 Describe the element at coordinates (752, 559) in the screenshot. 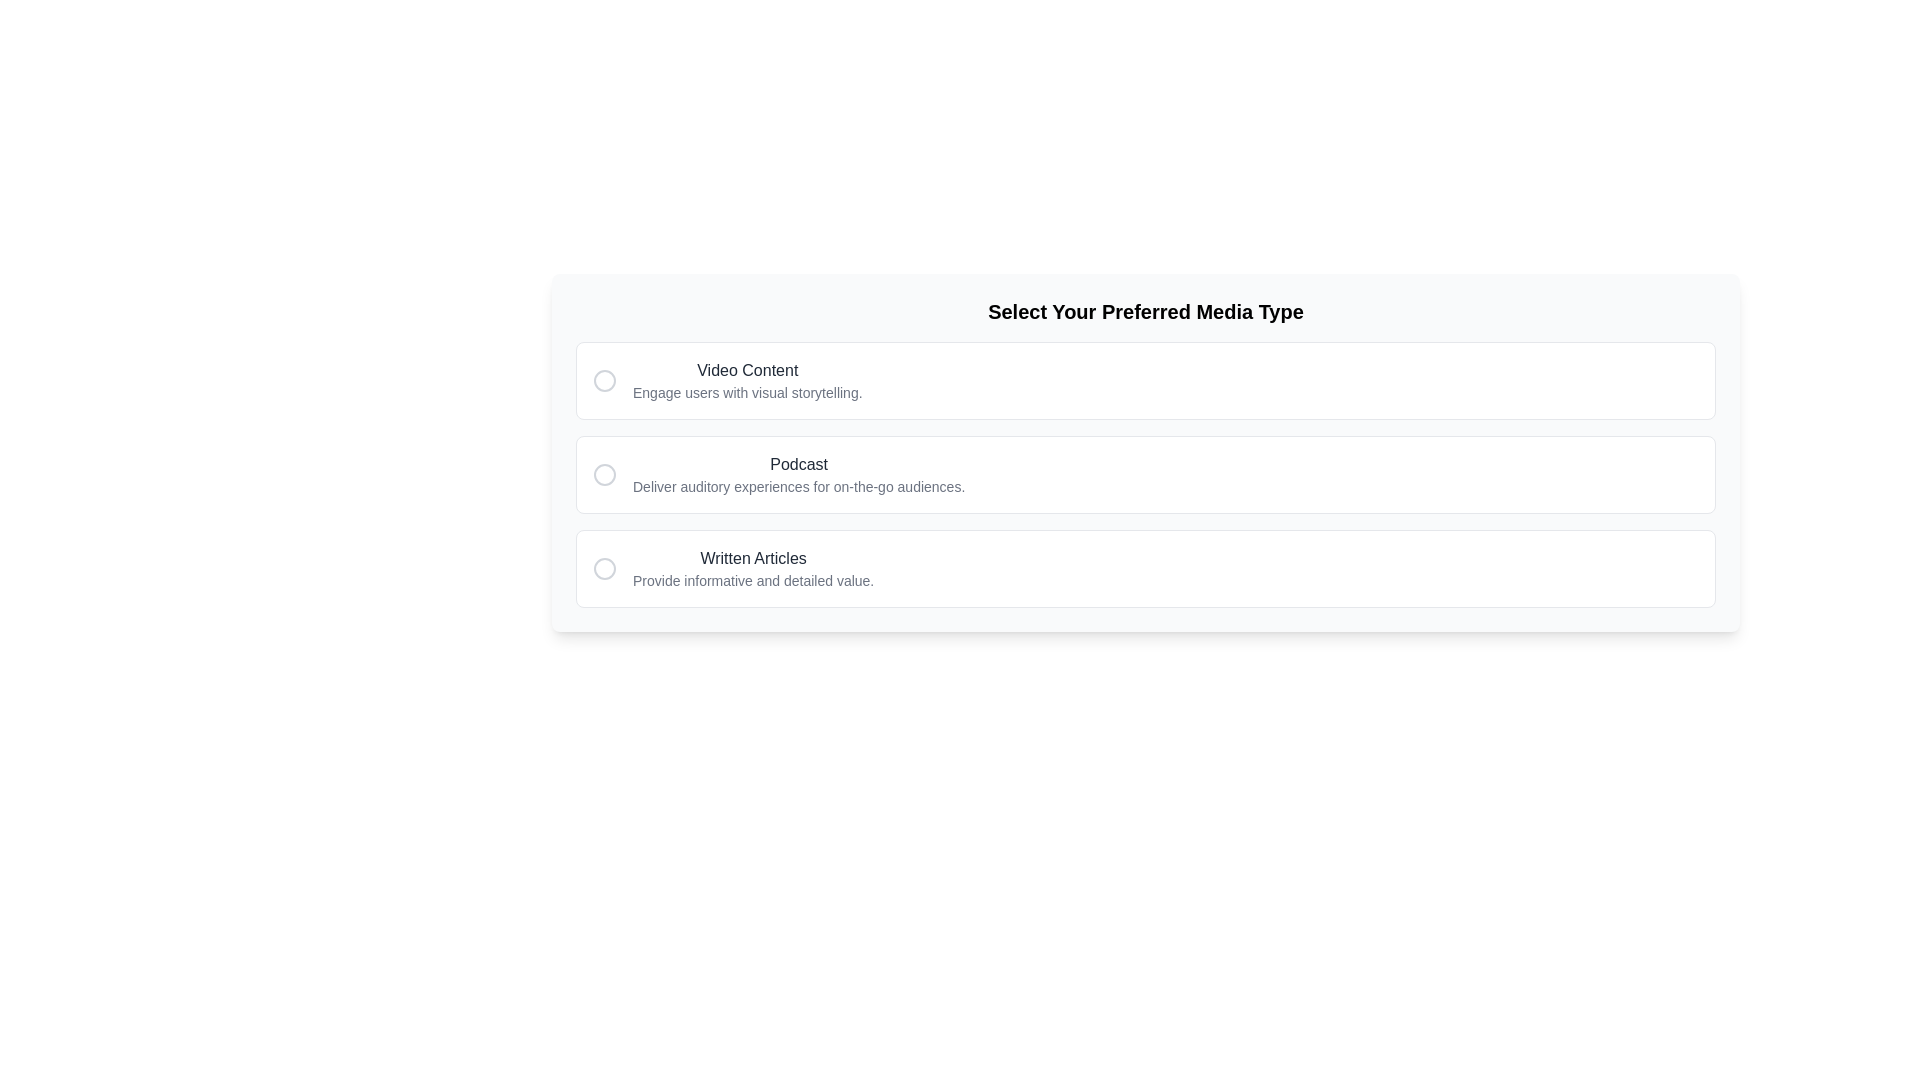

I see `the 'Written Articles' label, which is a textual component in medium gray font, located in the third option of a vertical list within the 'Select Your Preferred Media Type' form` at that location.